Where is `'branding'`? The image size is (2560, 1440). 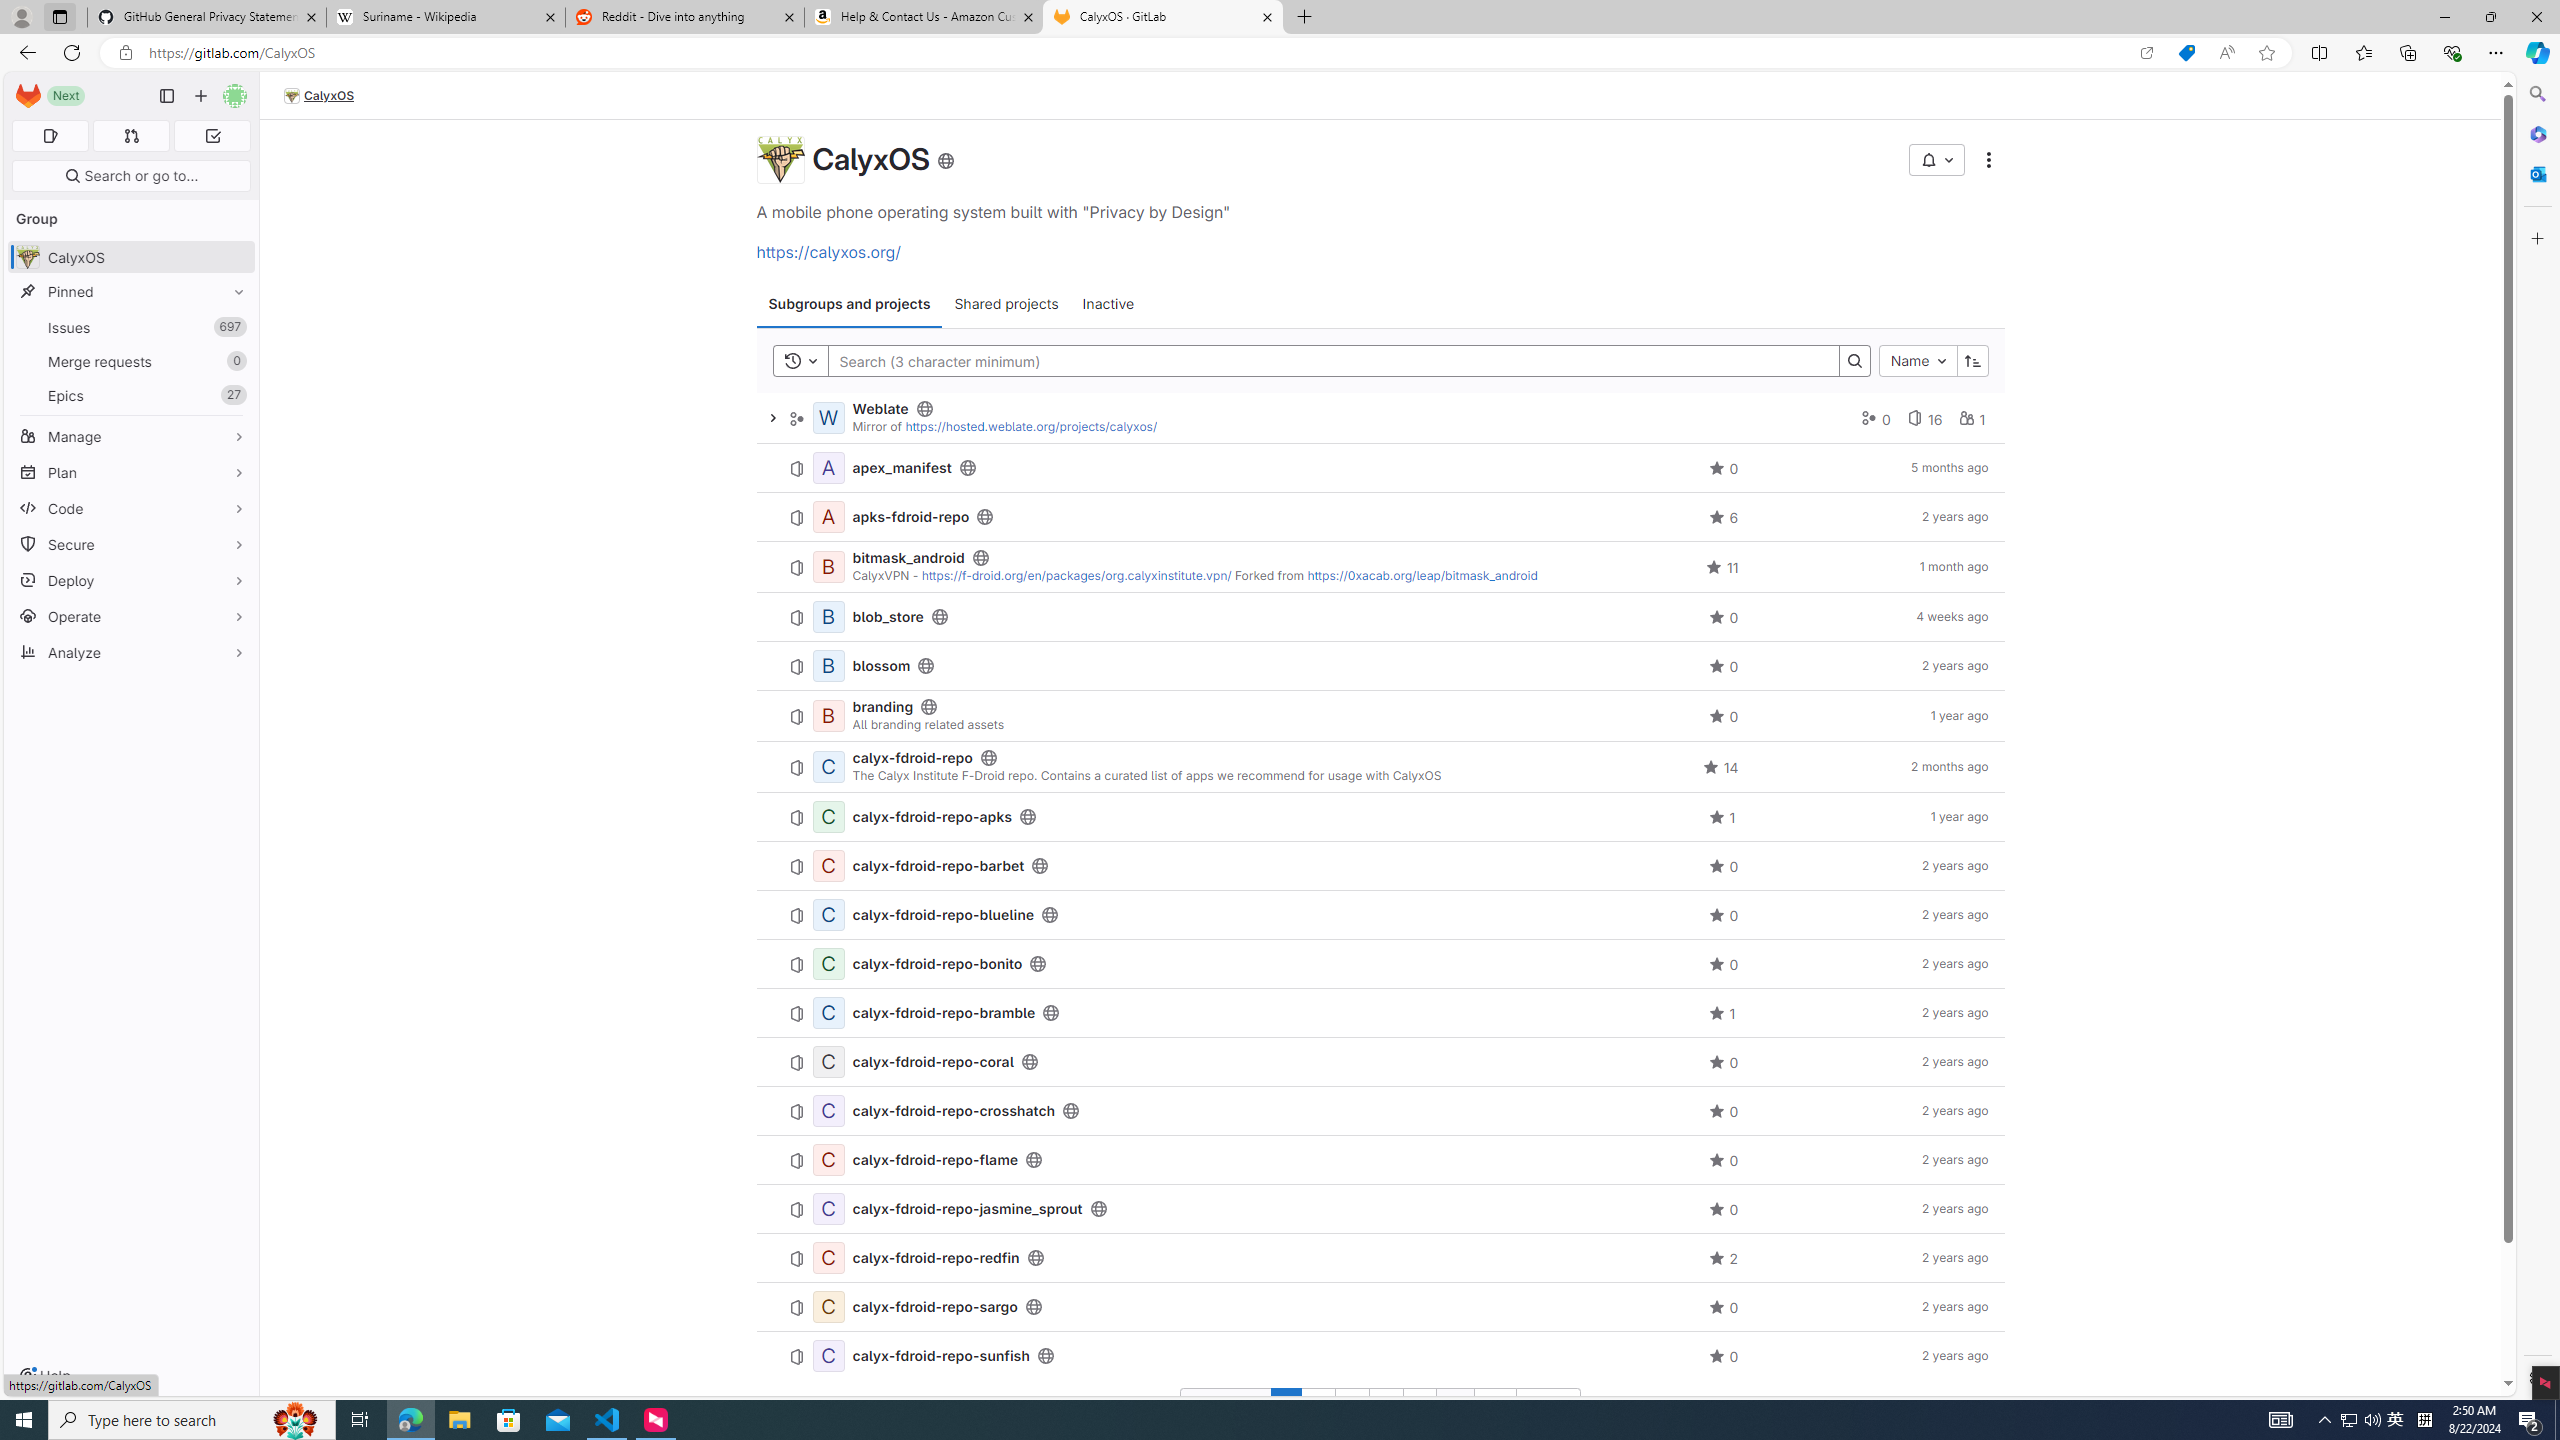
'branding' is located at coordinates (882, 706).